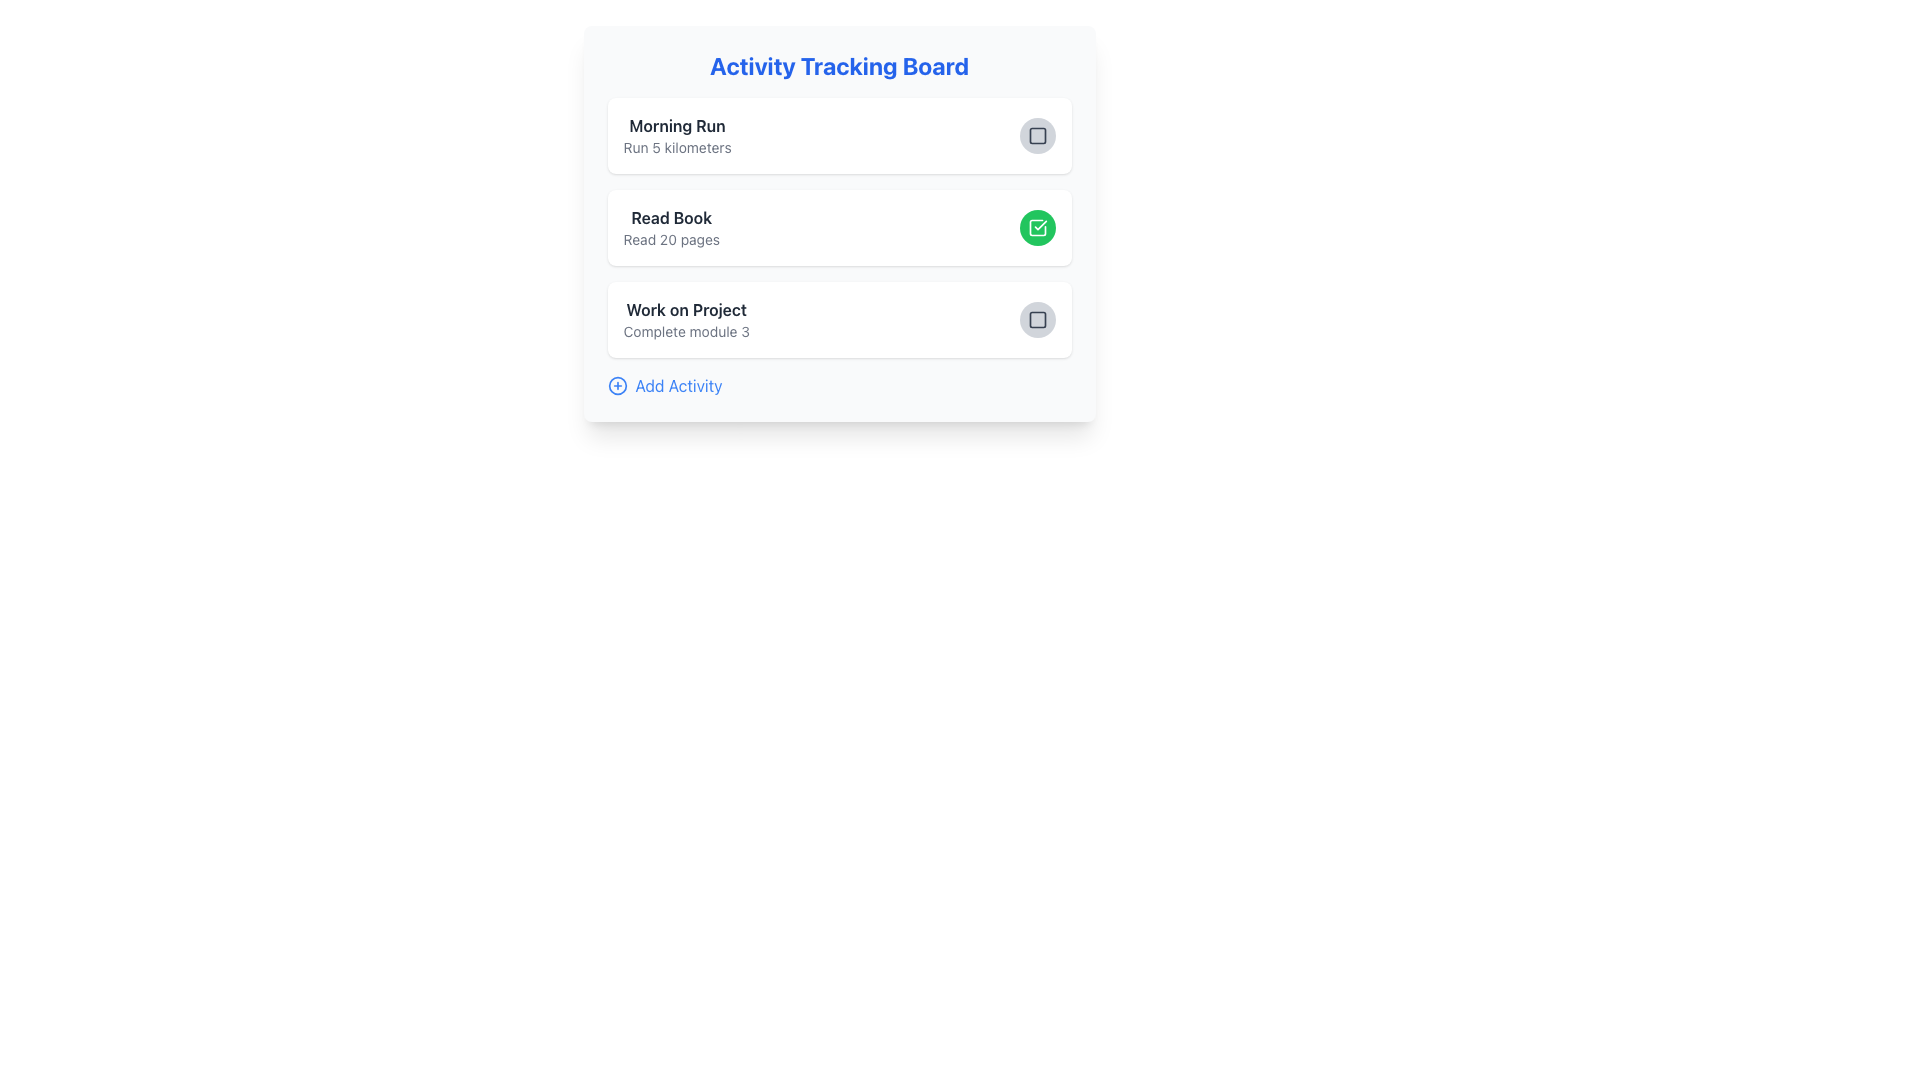  What do you see at coordinates (616, 385) in the screenshot?
I see `the light blue circular icon with a plus sign, located next to the 'Add Activity' text` at bounding box center [616, 385].